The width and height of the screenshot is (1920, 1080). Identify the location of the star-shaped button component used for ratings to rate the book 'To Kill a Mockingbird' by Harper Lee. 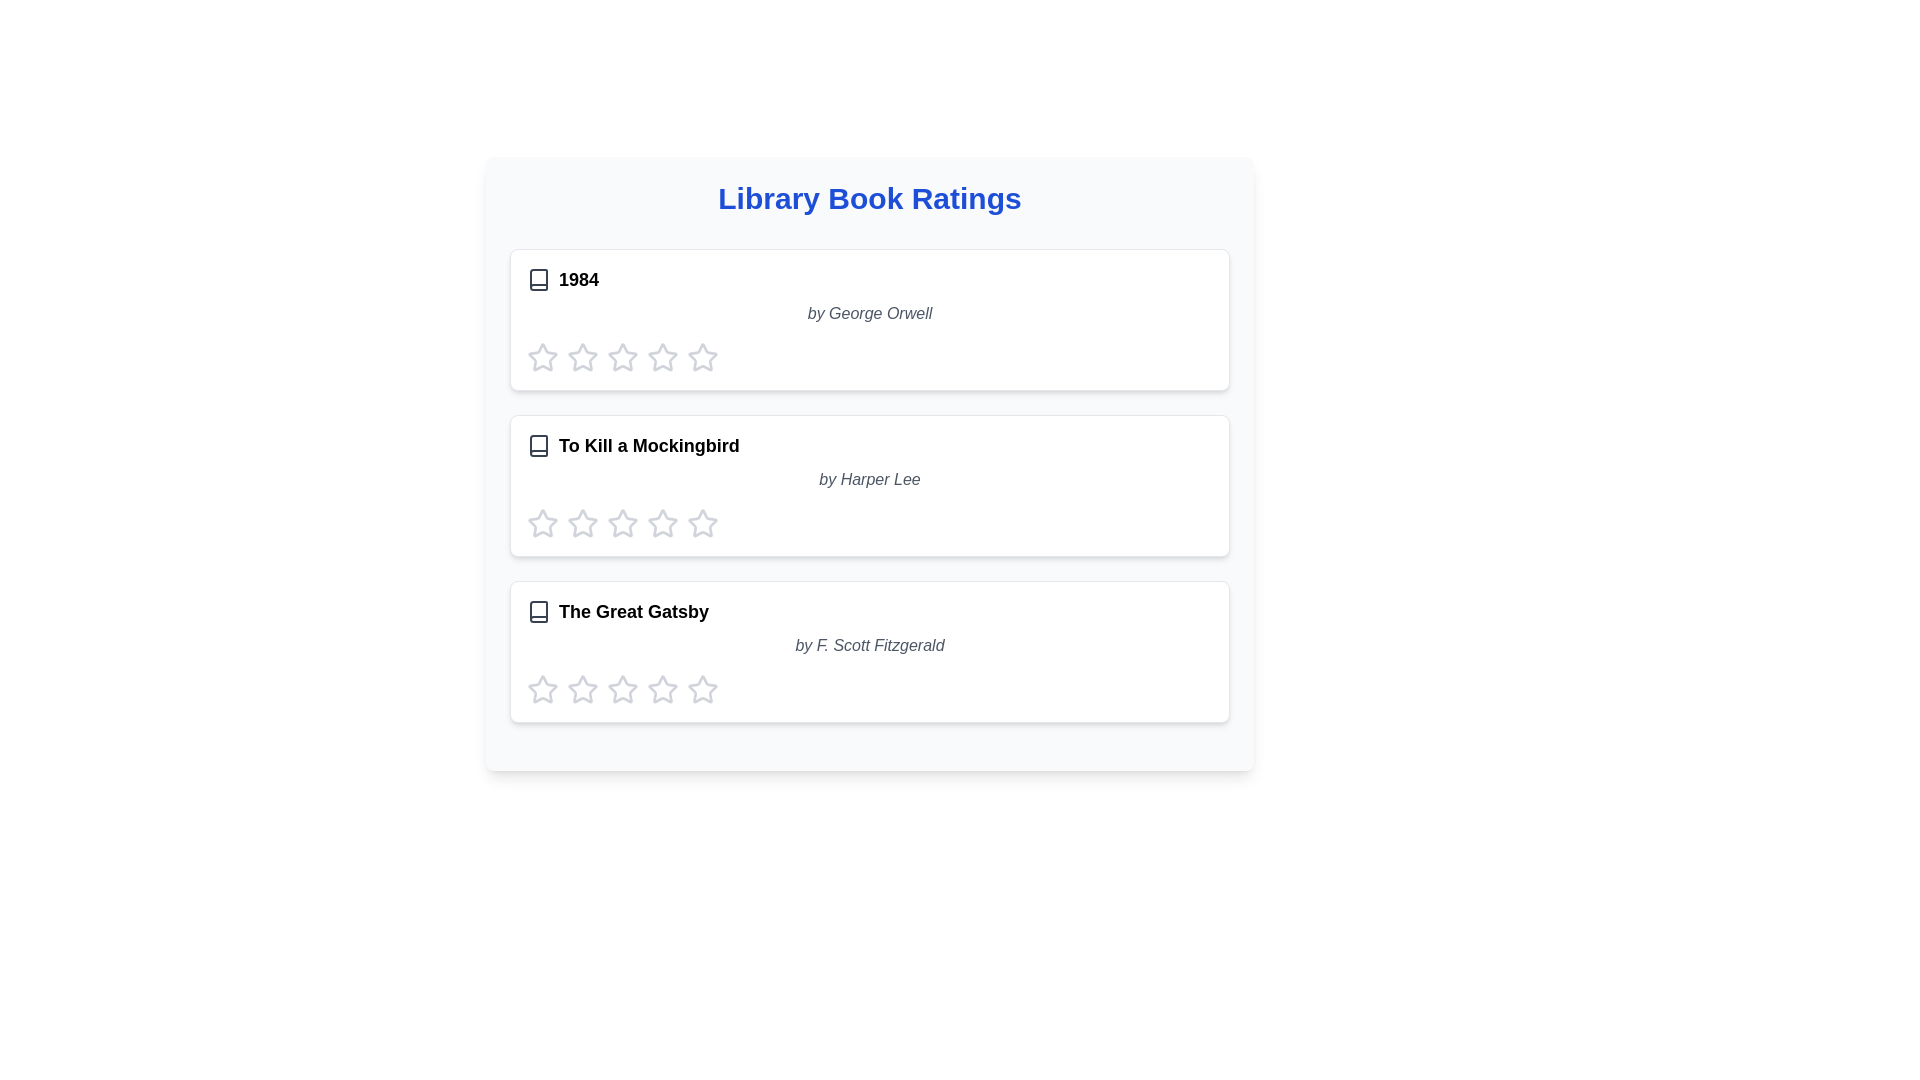
(542, 523).